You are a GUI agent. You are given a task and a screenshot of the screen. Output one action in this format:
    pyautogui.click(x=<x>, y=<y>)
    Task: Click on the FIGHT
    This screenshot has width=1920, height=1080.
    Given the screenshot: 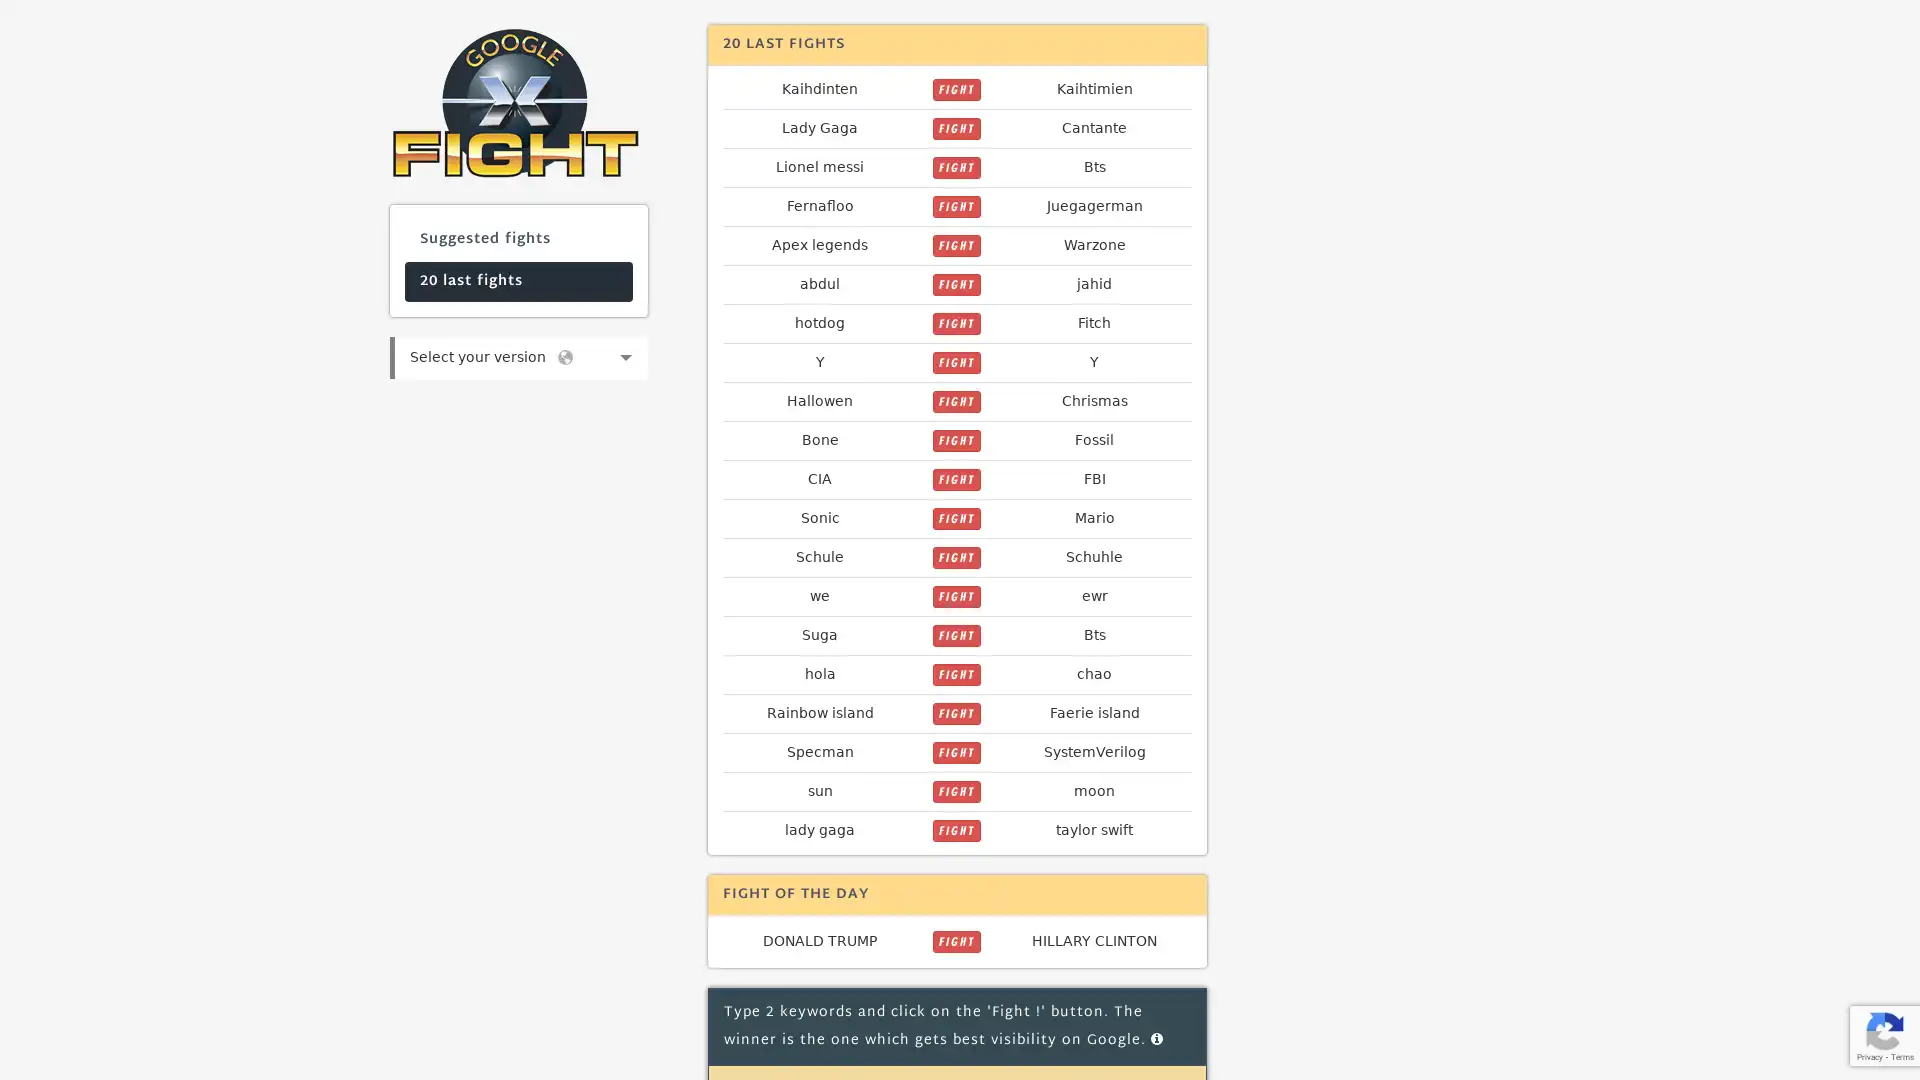 What is the action you would take?
    pyautogui.click(x=955, y=941)
    